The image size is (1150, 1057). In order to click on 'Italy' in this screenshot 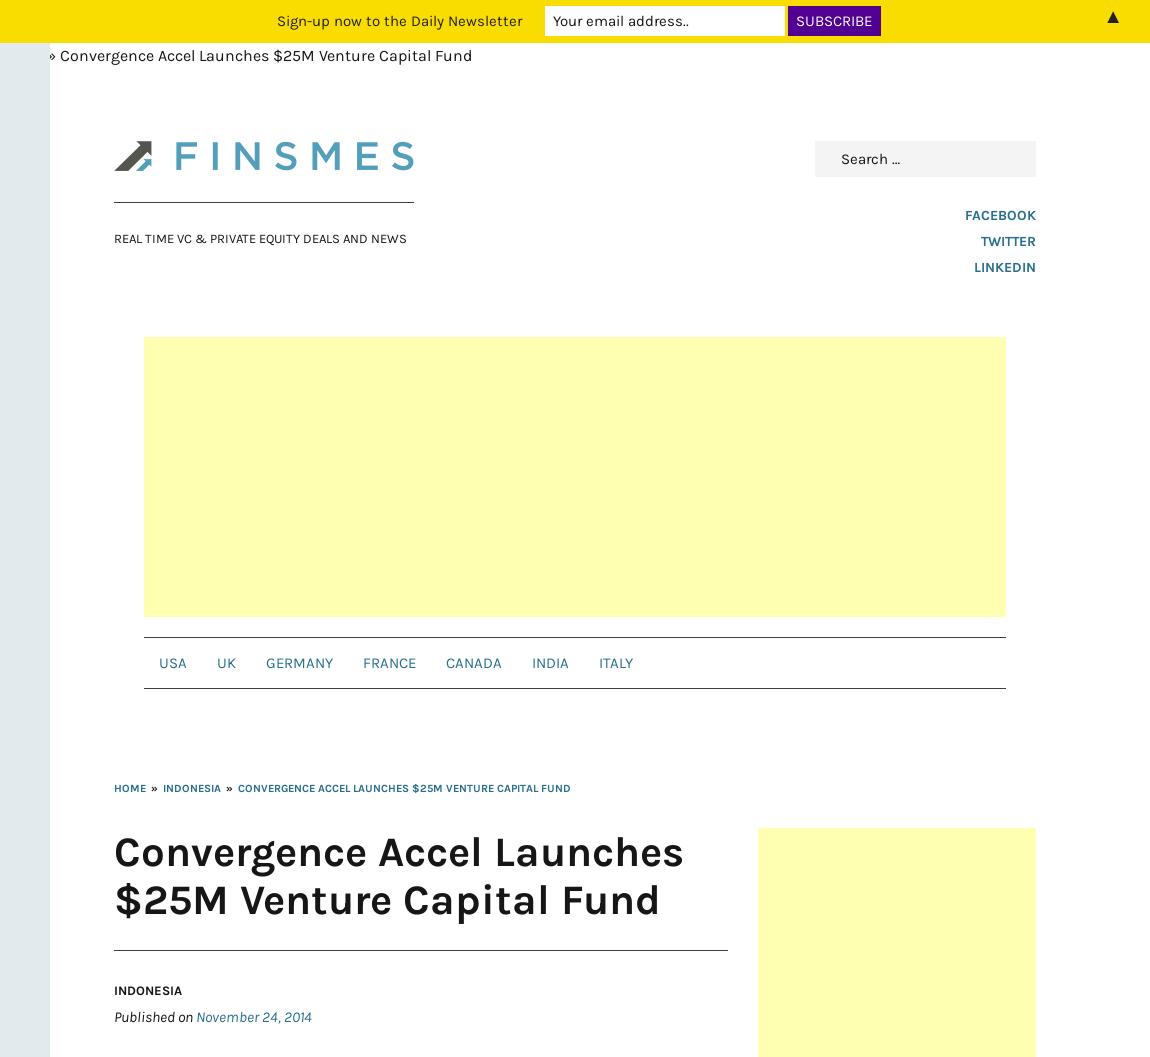, I will do `click(615, 662)`.